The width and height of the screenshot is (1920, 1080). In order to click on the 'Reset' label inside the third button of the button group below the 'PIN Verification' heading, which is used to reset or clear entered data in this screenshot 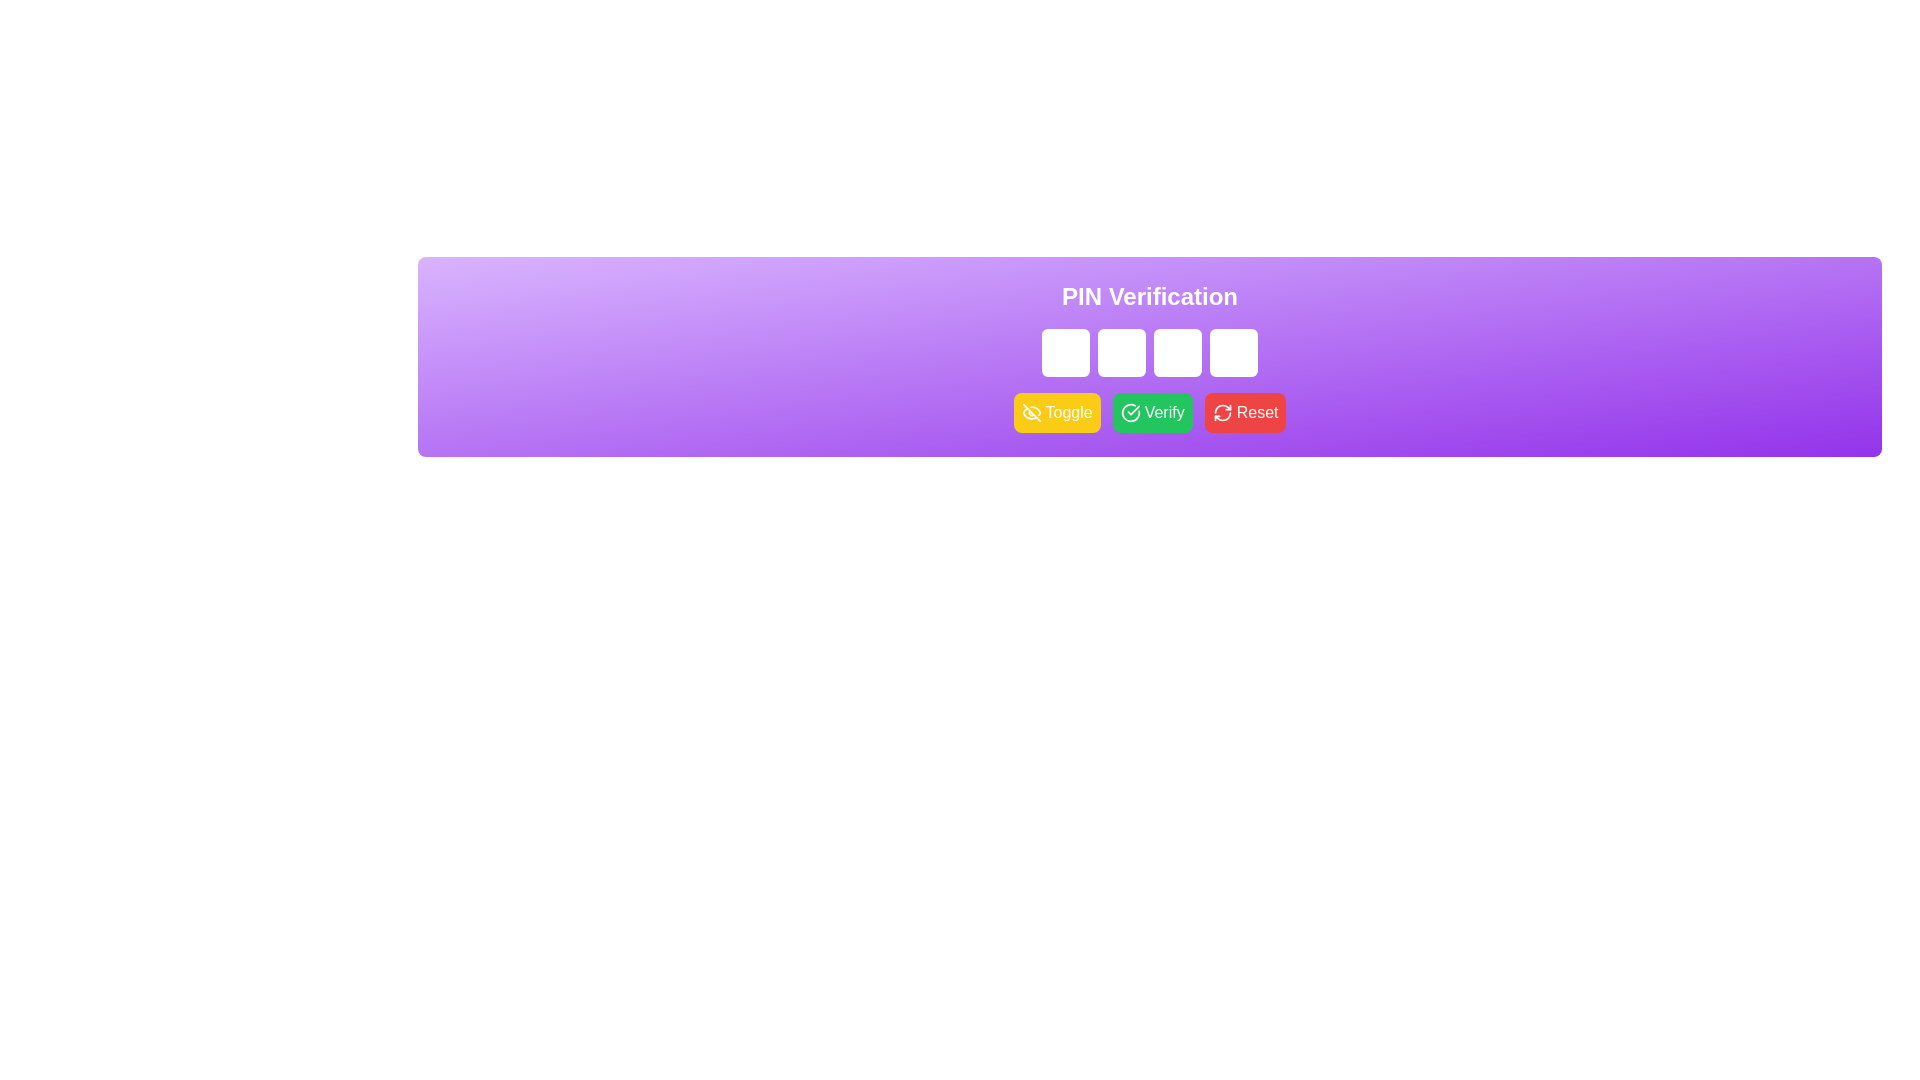, I will do `click(1256, 411)`.